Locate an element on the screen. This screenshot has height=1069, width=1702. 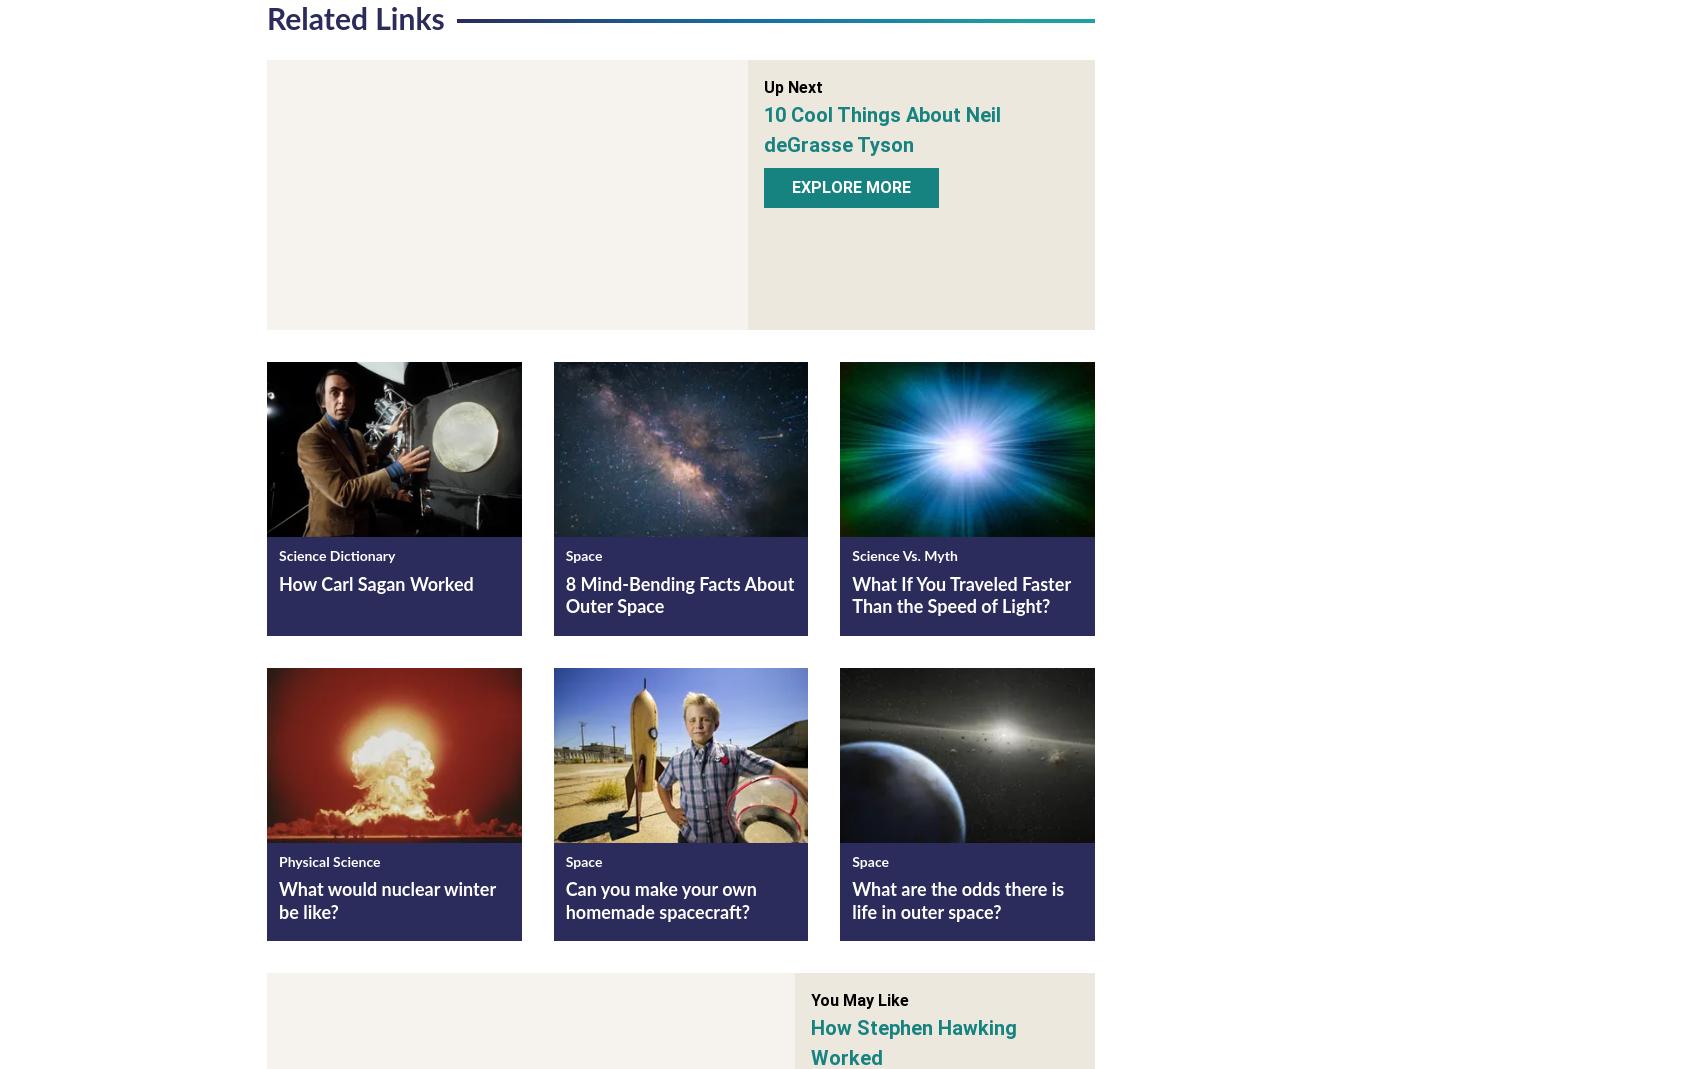
'Science Vs. Myth' is located at coordinates (904, 561).